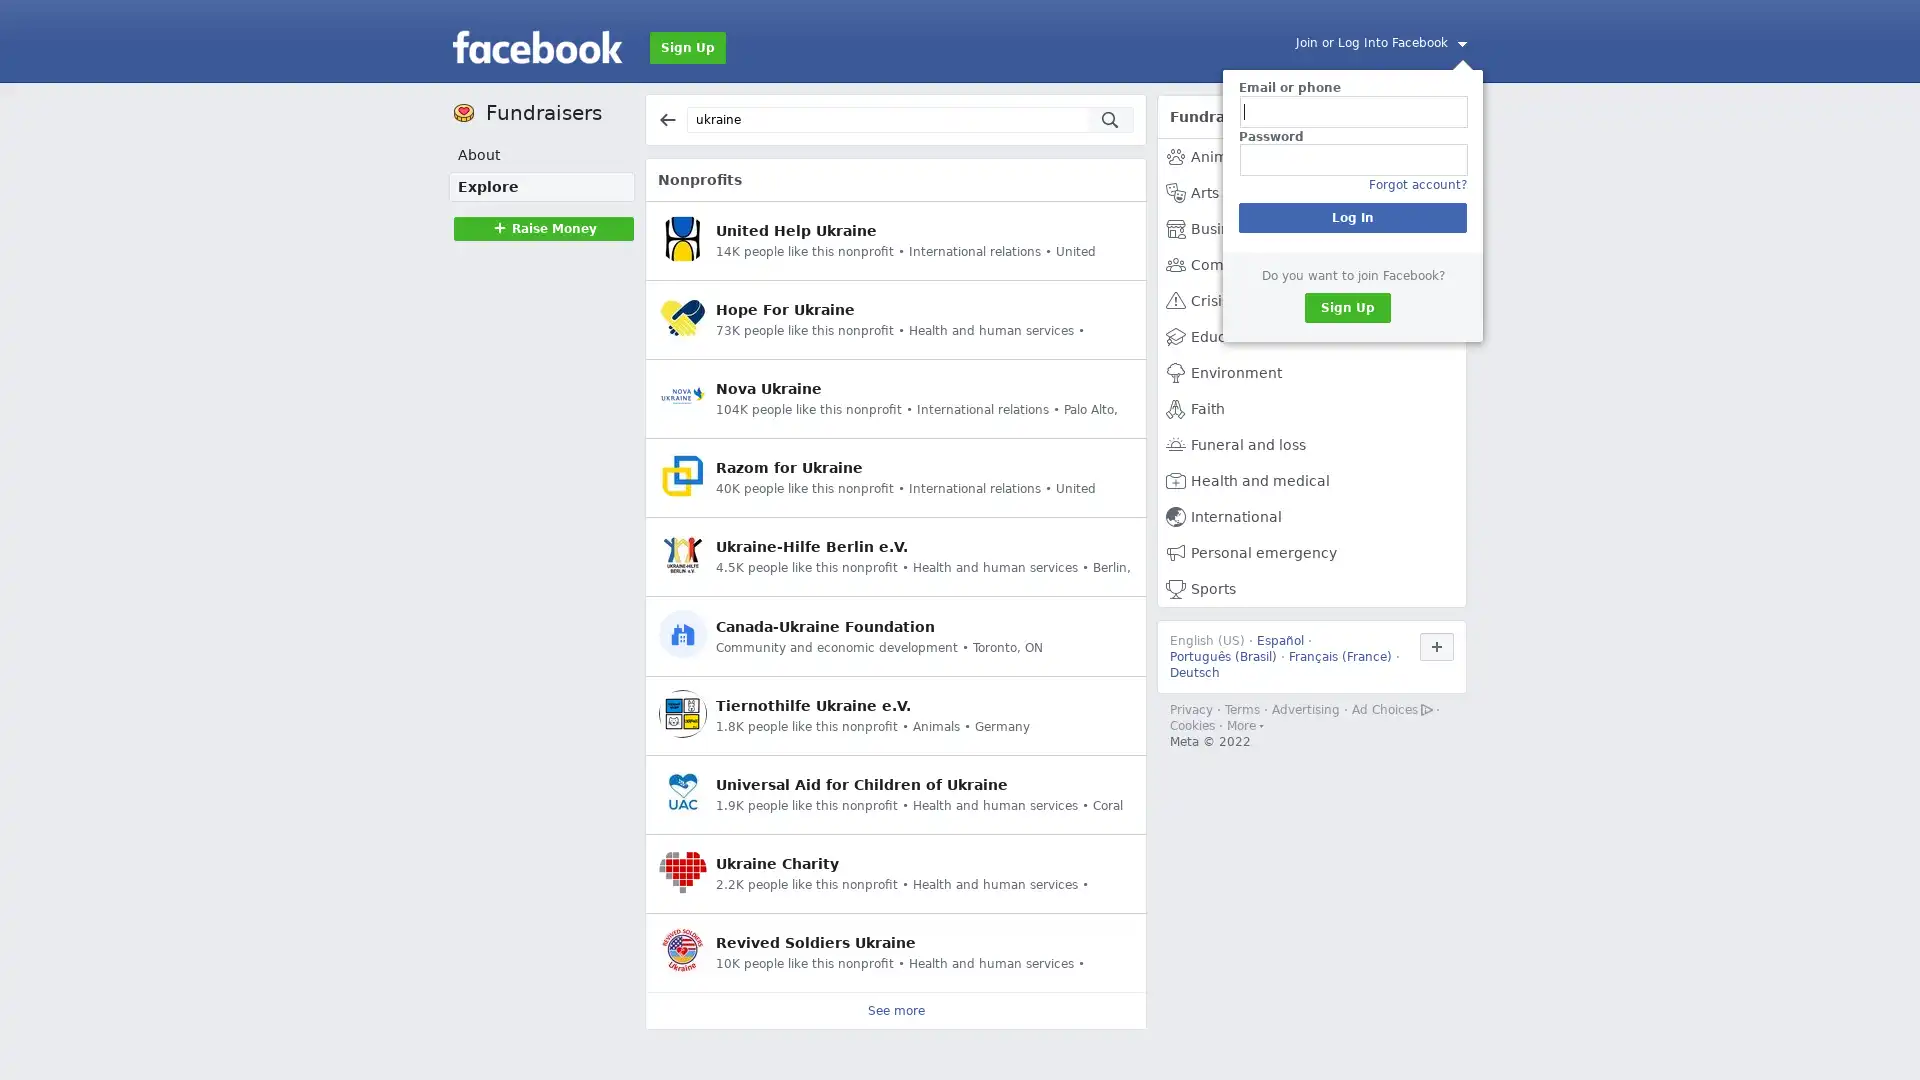  Describe the element at coordinates (895, 1009) in the screenshot. I see `See more` at that location.